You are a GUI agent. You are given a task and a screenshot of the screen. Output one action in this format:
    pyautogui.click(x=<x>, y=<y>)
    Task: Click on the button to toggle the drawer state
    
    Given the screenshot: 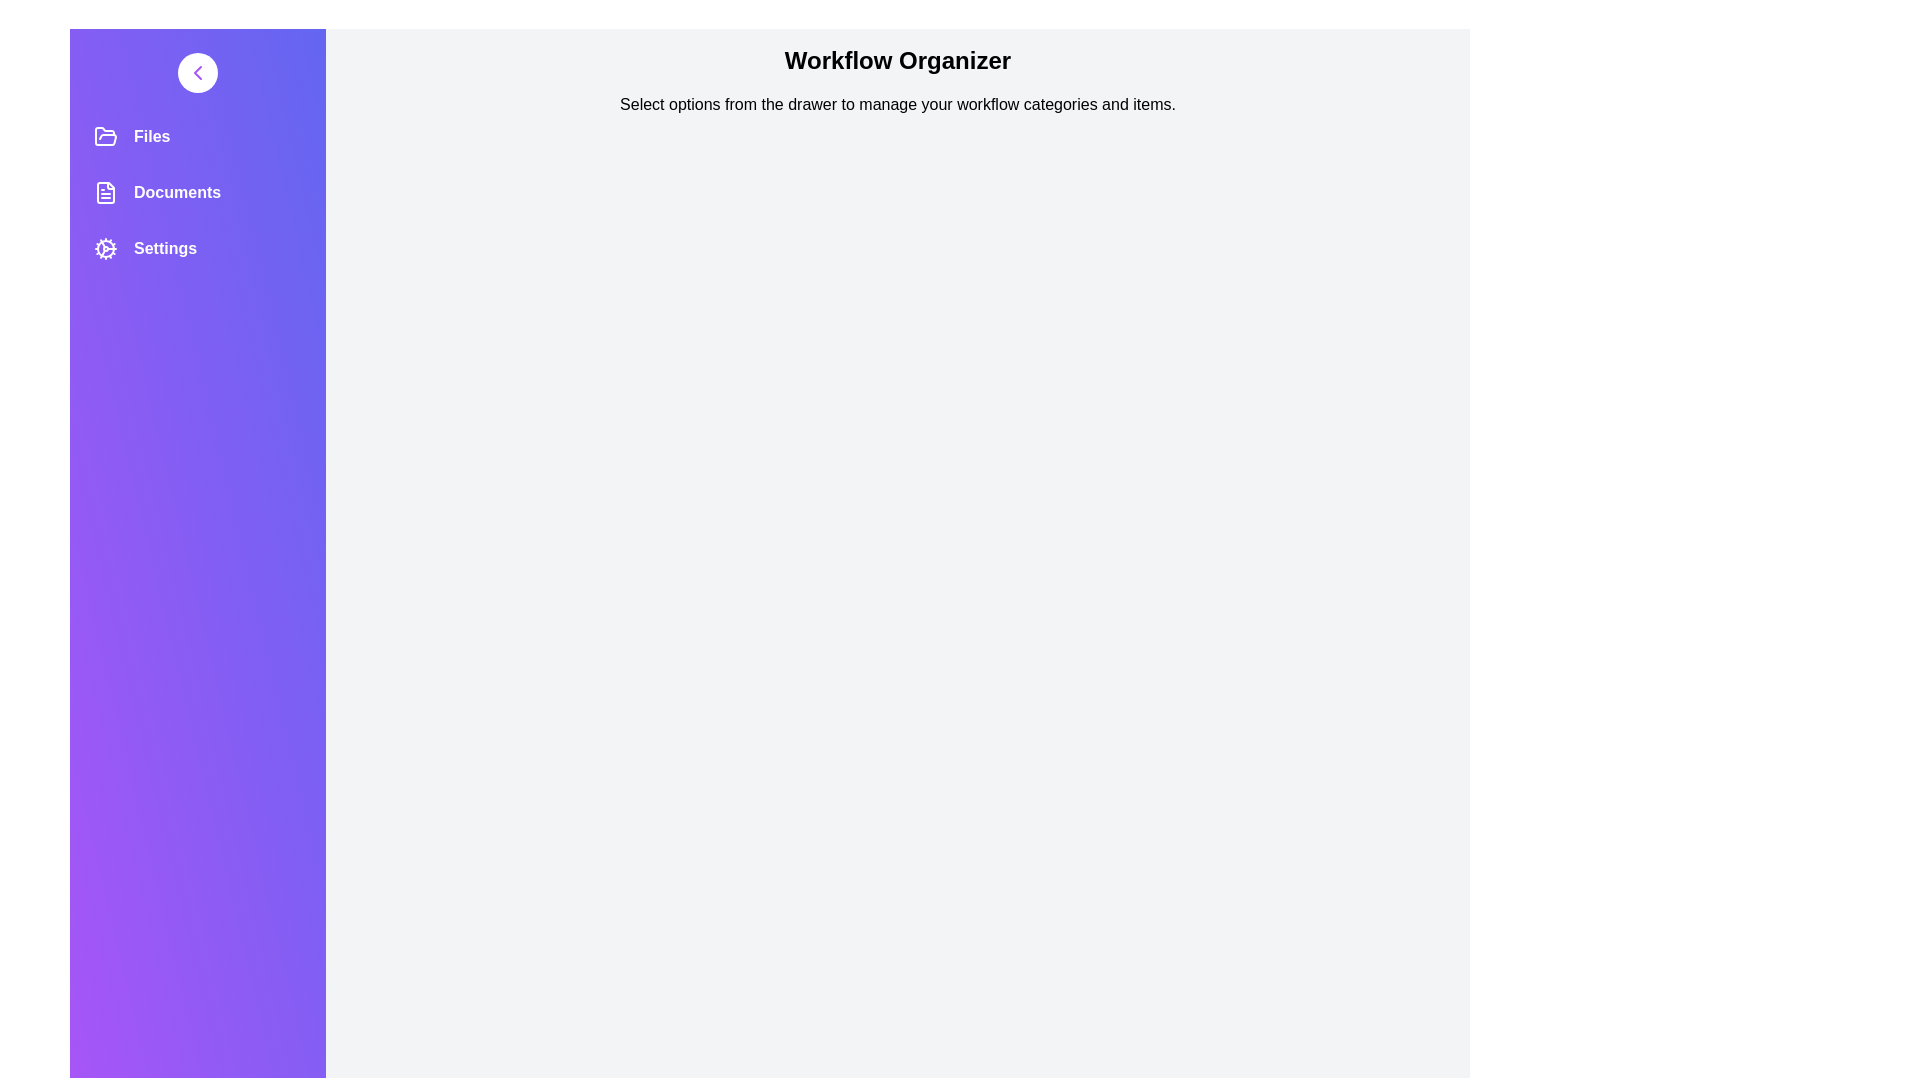 What is the action you would take?
    pyautogui.click(x=197, y=72)
    